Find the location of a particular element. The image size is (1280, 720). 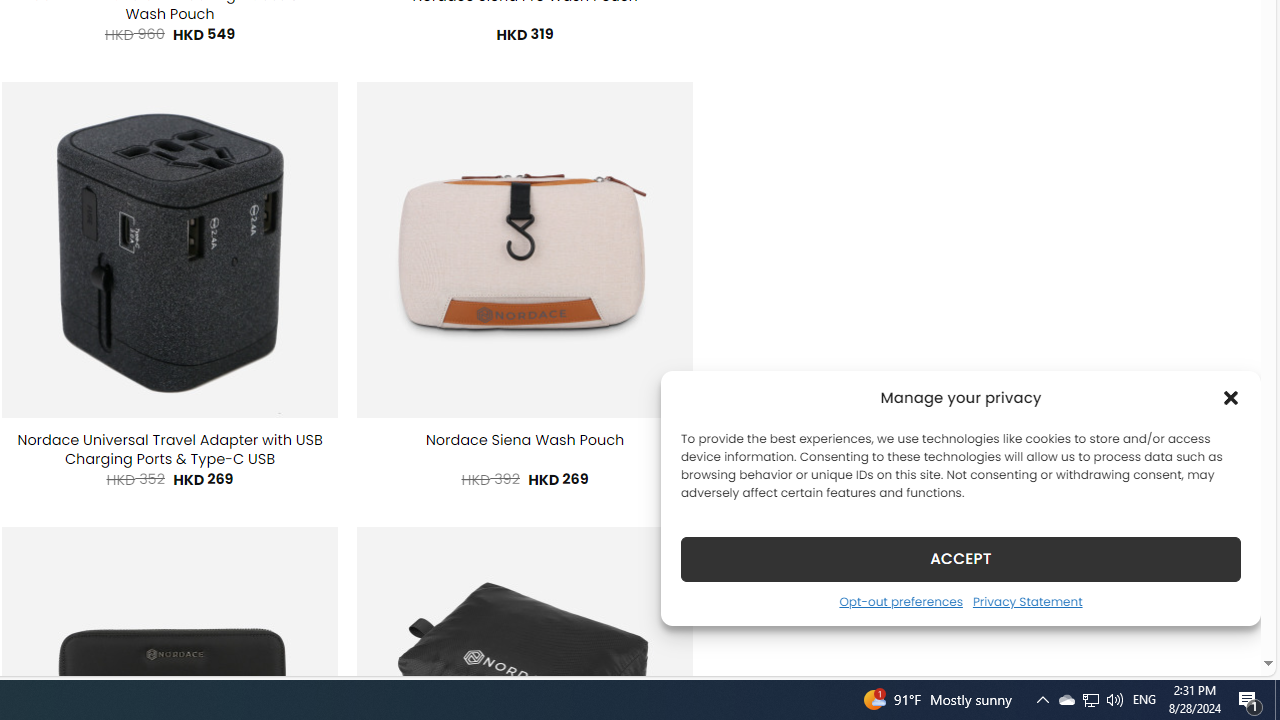

'Privacy Statement' is located at coordinates (1027, 600).